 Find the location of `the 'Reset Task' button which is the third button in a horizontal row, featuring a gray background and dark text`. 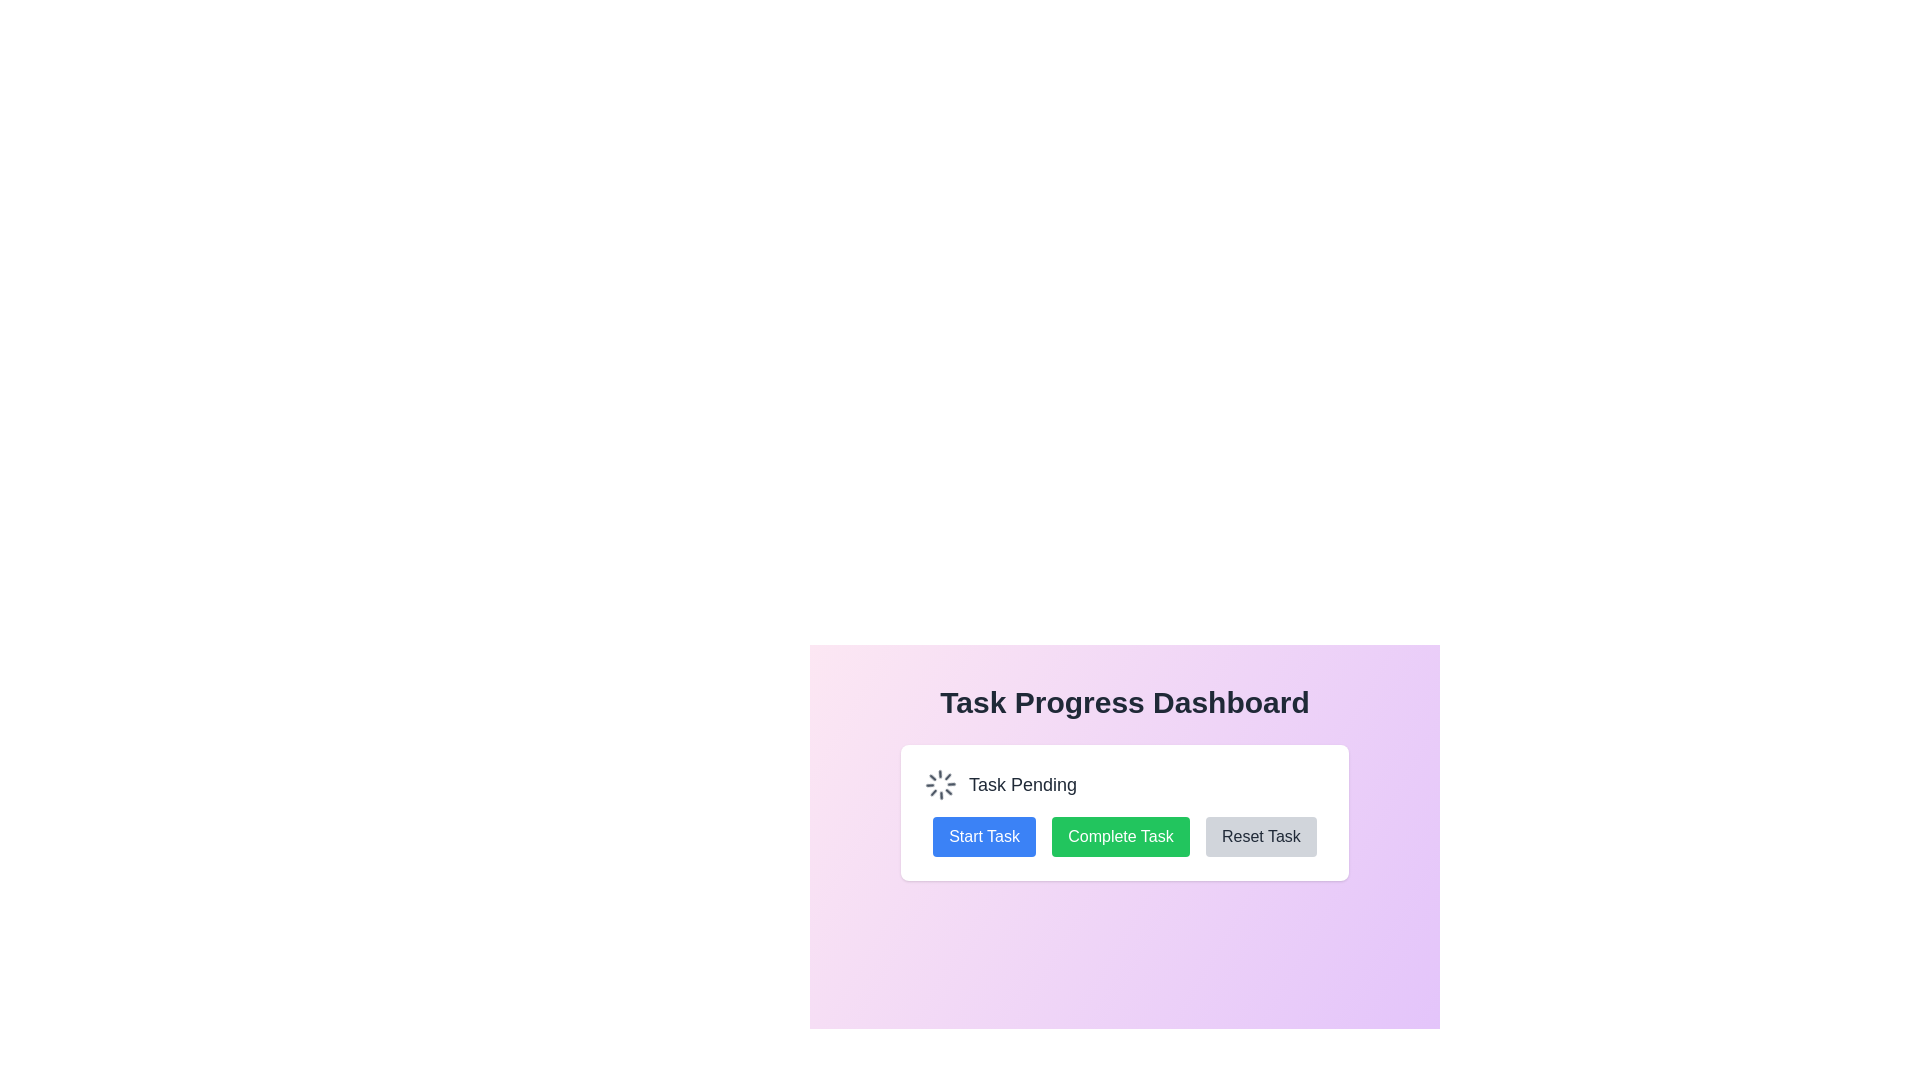

the 'Reset Task' button which is the third button in a horizontal row, featuring a gray background and dark text is located at coordinates (1260, 837).